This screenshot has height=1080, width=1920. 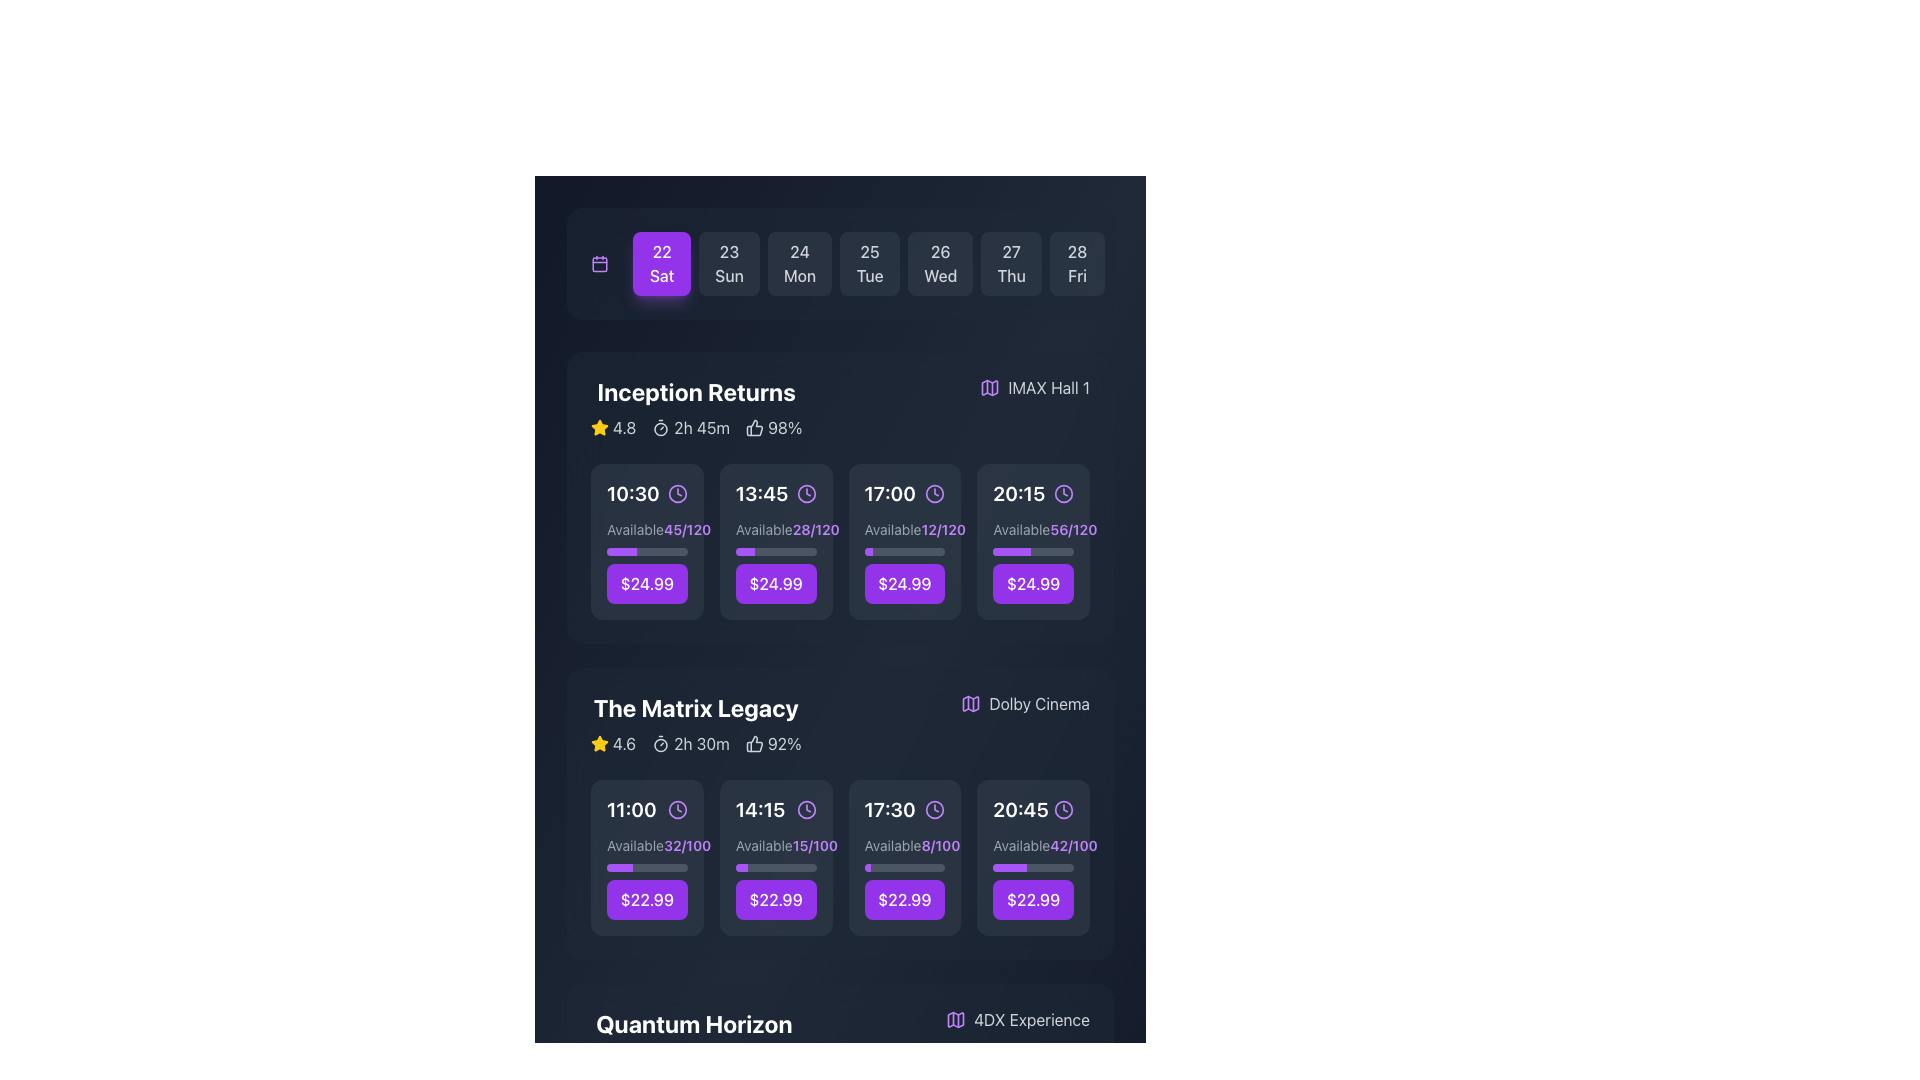 What do you see at coordinates (891, 528) in the screenshot?
I see `text label element that displays 'Available' in a gray font color, located in the dark-themed interface within the 17:00 time slot of the 'Inception Returns' section` at bounding box center [891, 528].